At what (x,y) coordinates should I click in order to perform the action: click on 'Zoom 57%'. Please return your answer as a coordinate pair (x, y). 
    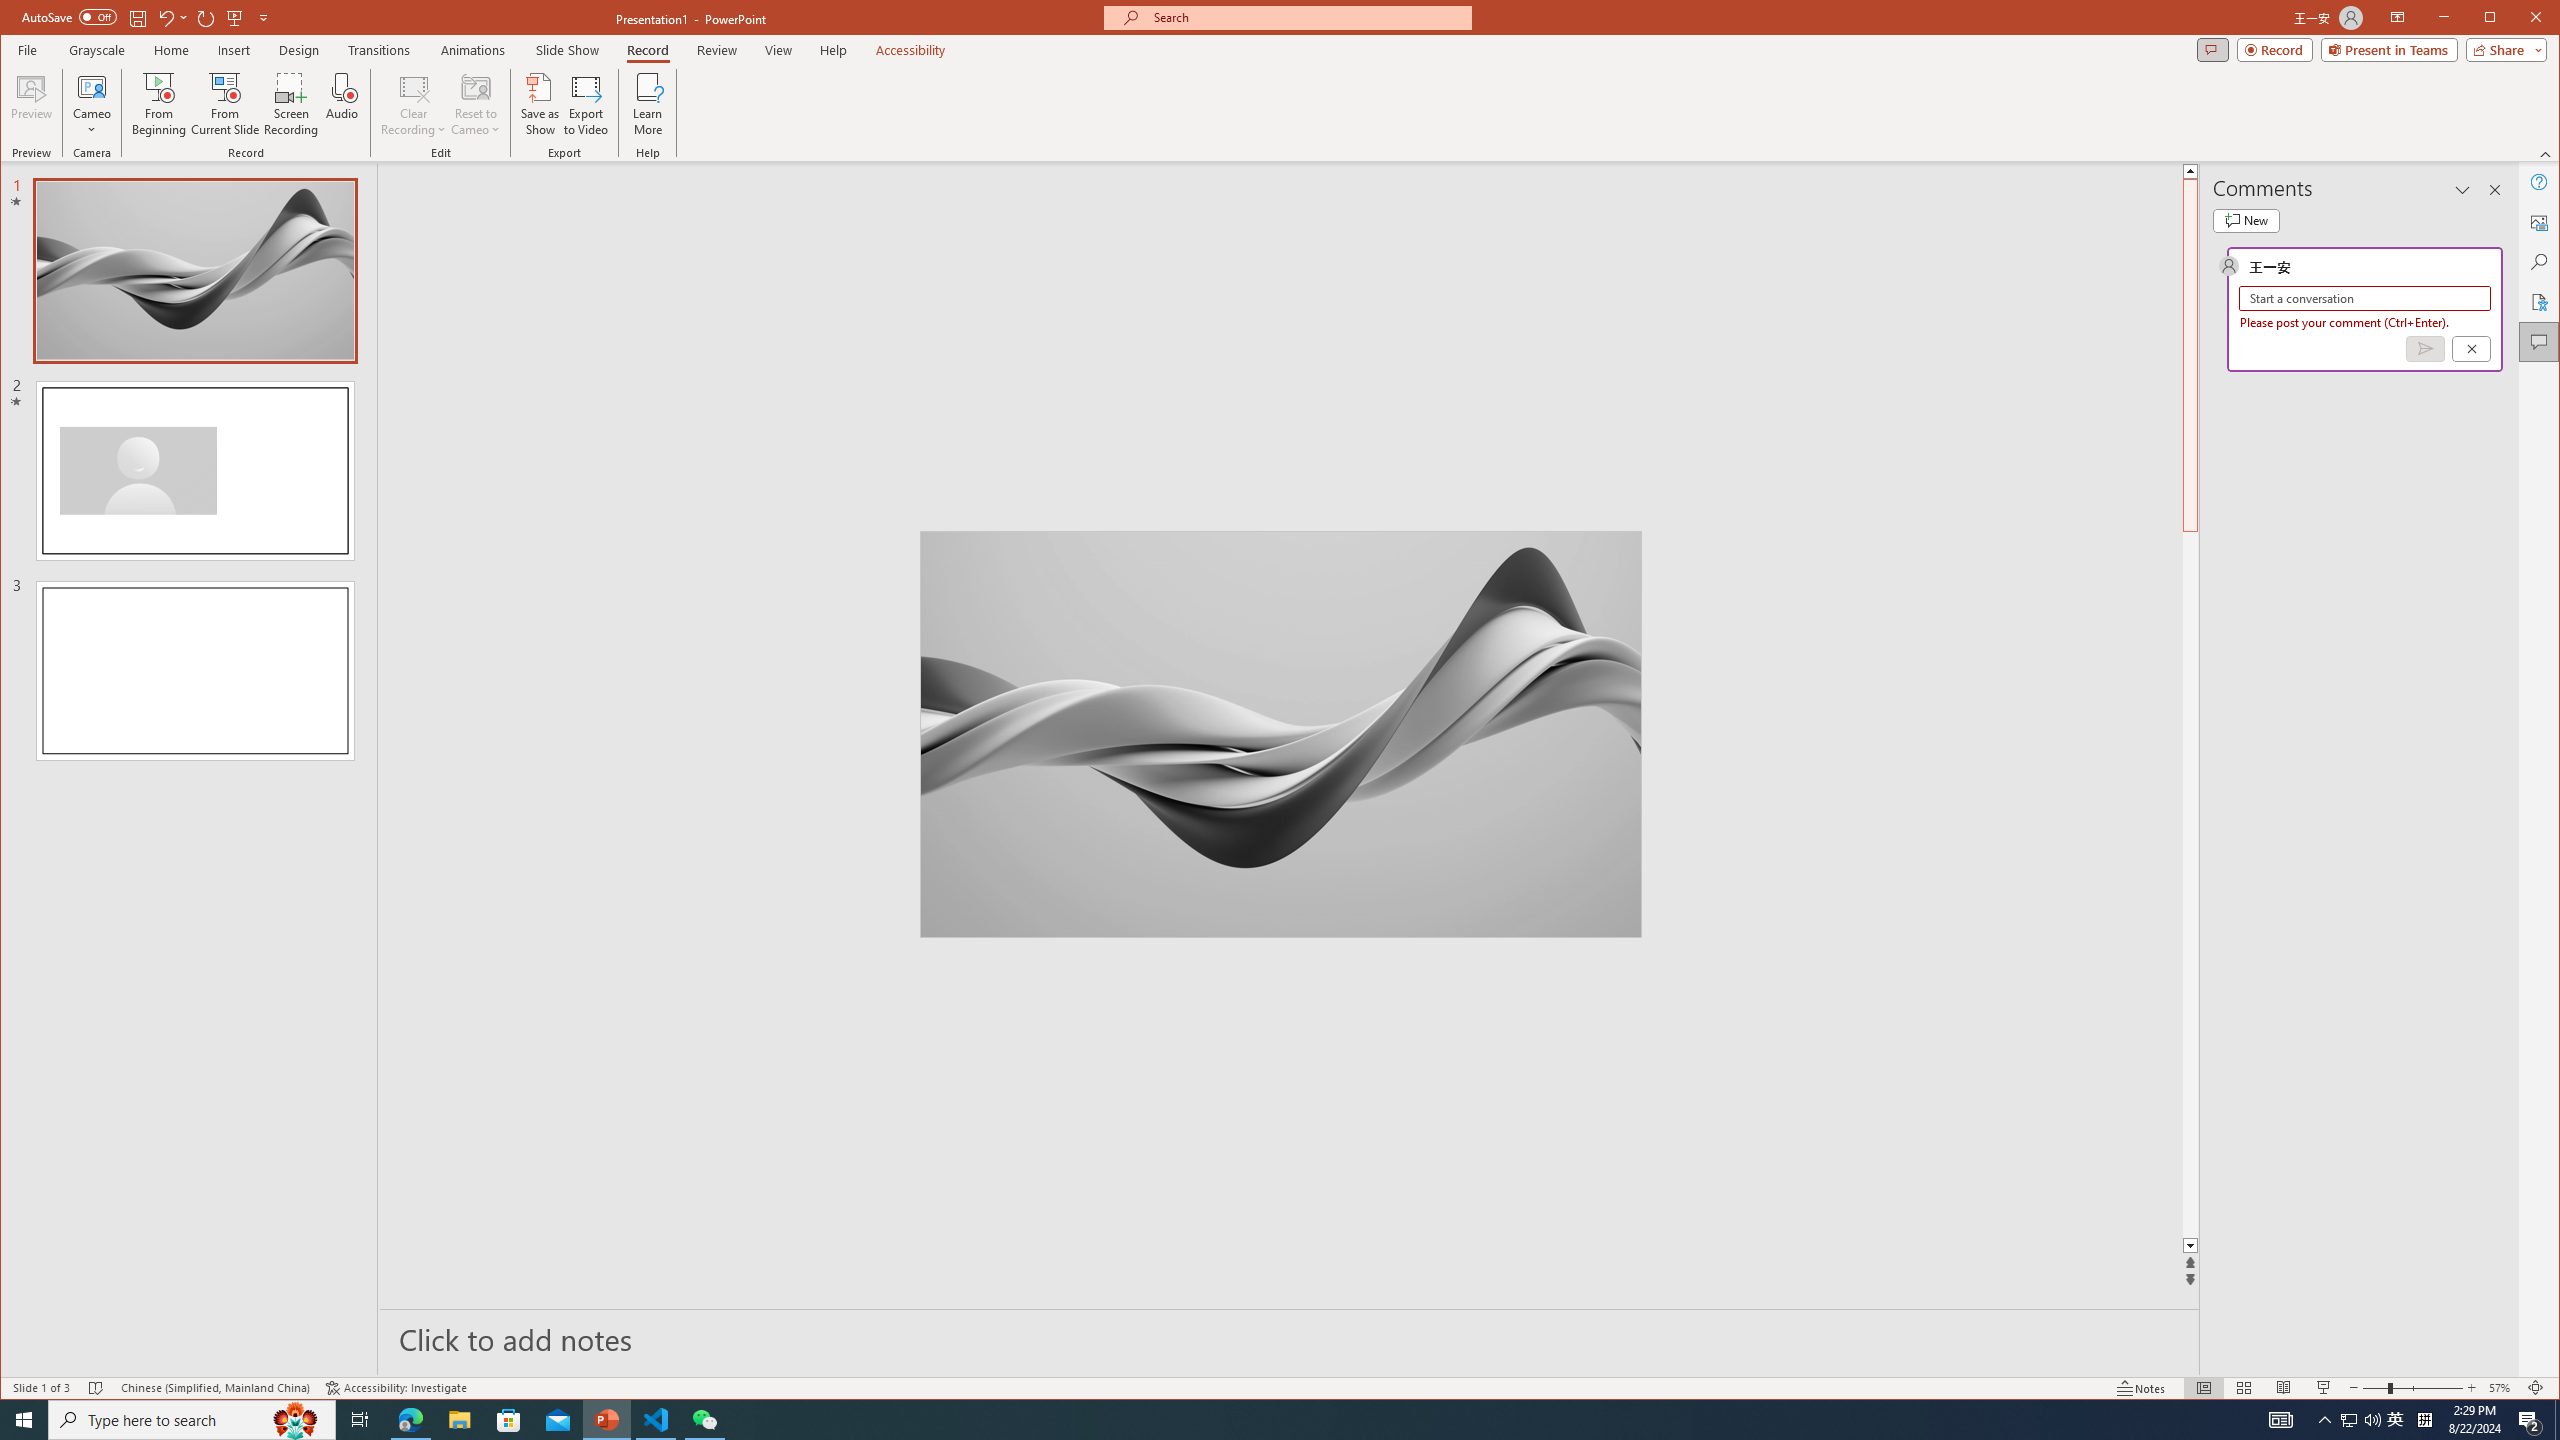
    Looking at the image, I should click on (2502, 1387).